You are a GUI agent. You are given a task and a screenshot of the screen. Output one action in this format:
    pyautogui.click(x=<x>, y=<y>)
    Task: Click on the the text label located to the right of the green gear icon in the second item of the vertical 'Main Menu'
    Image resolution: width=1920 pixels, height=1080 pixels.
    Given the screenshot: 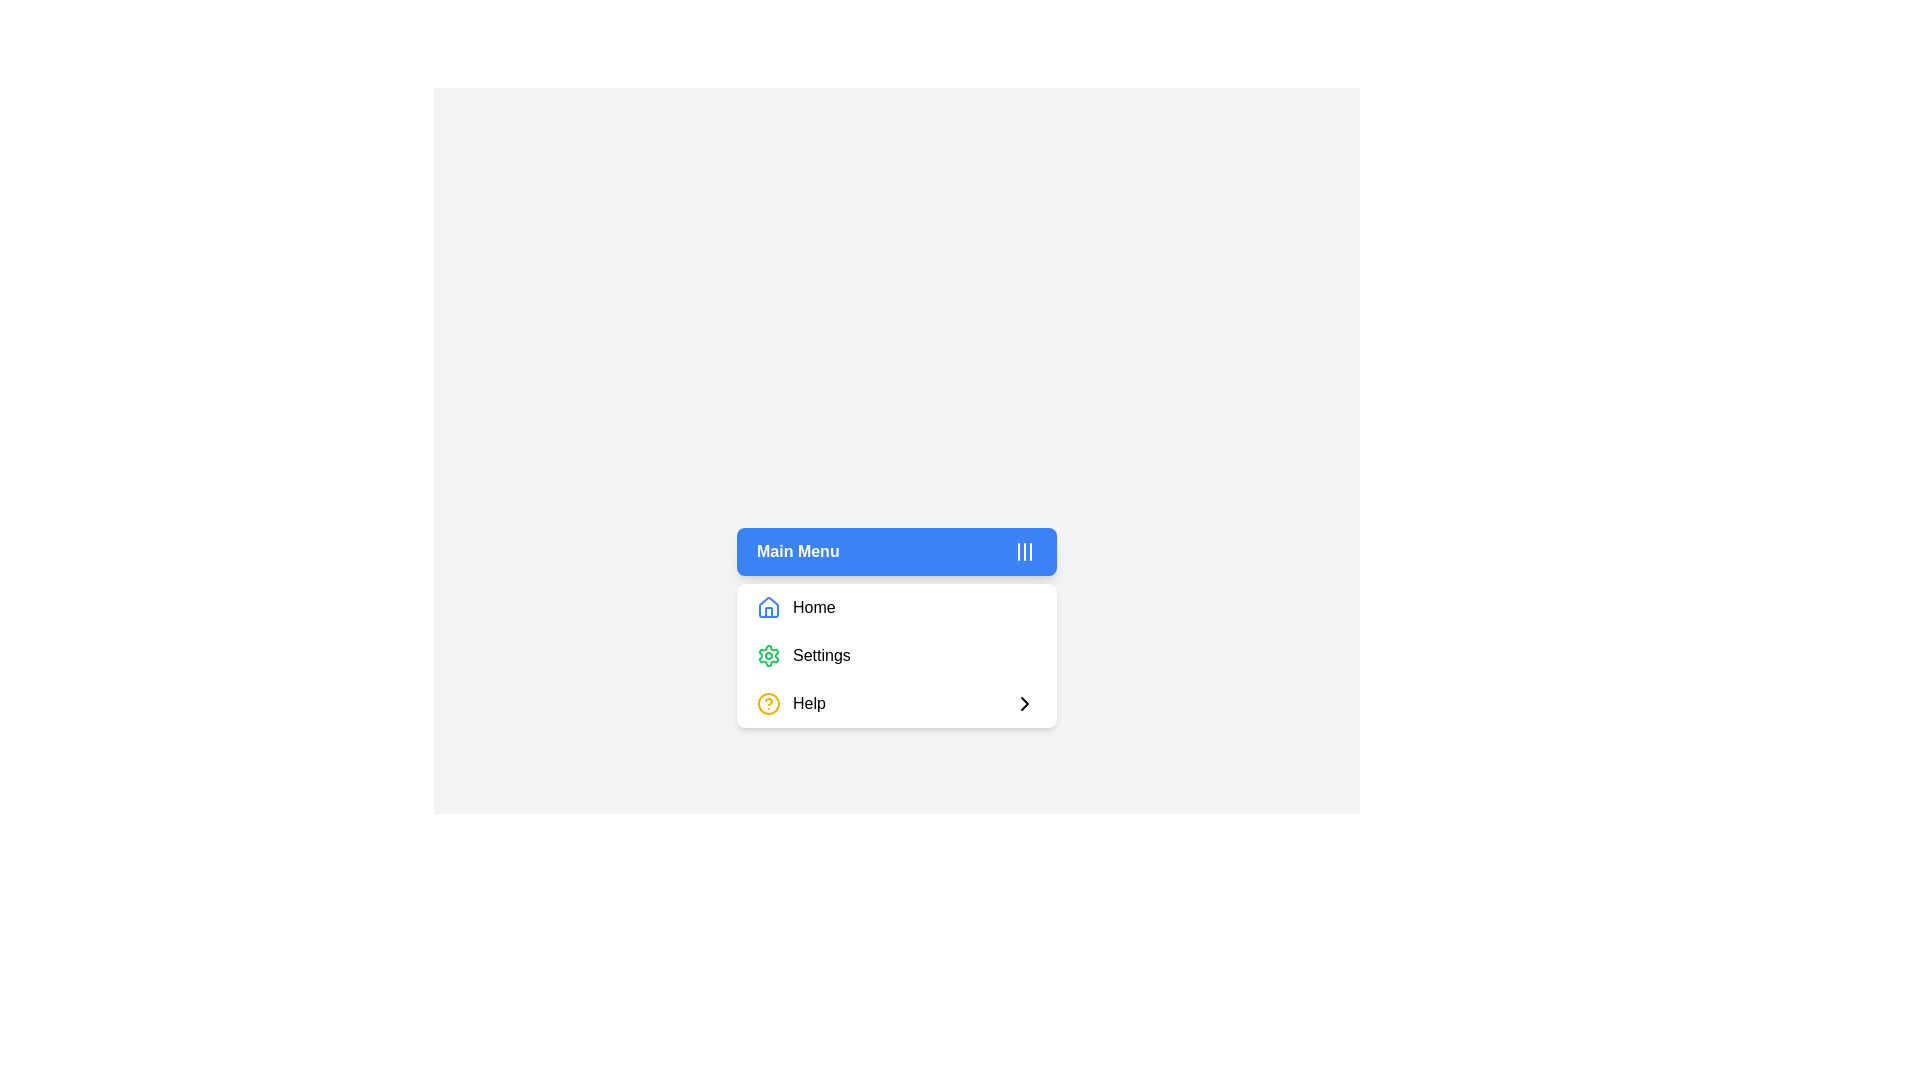 What is the action you would take?
    pyautogui.click(x=821, y=655)
    